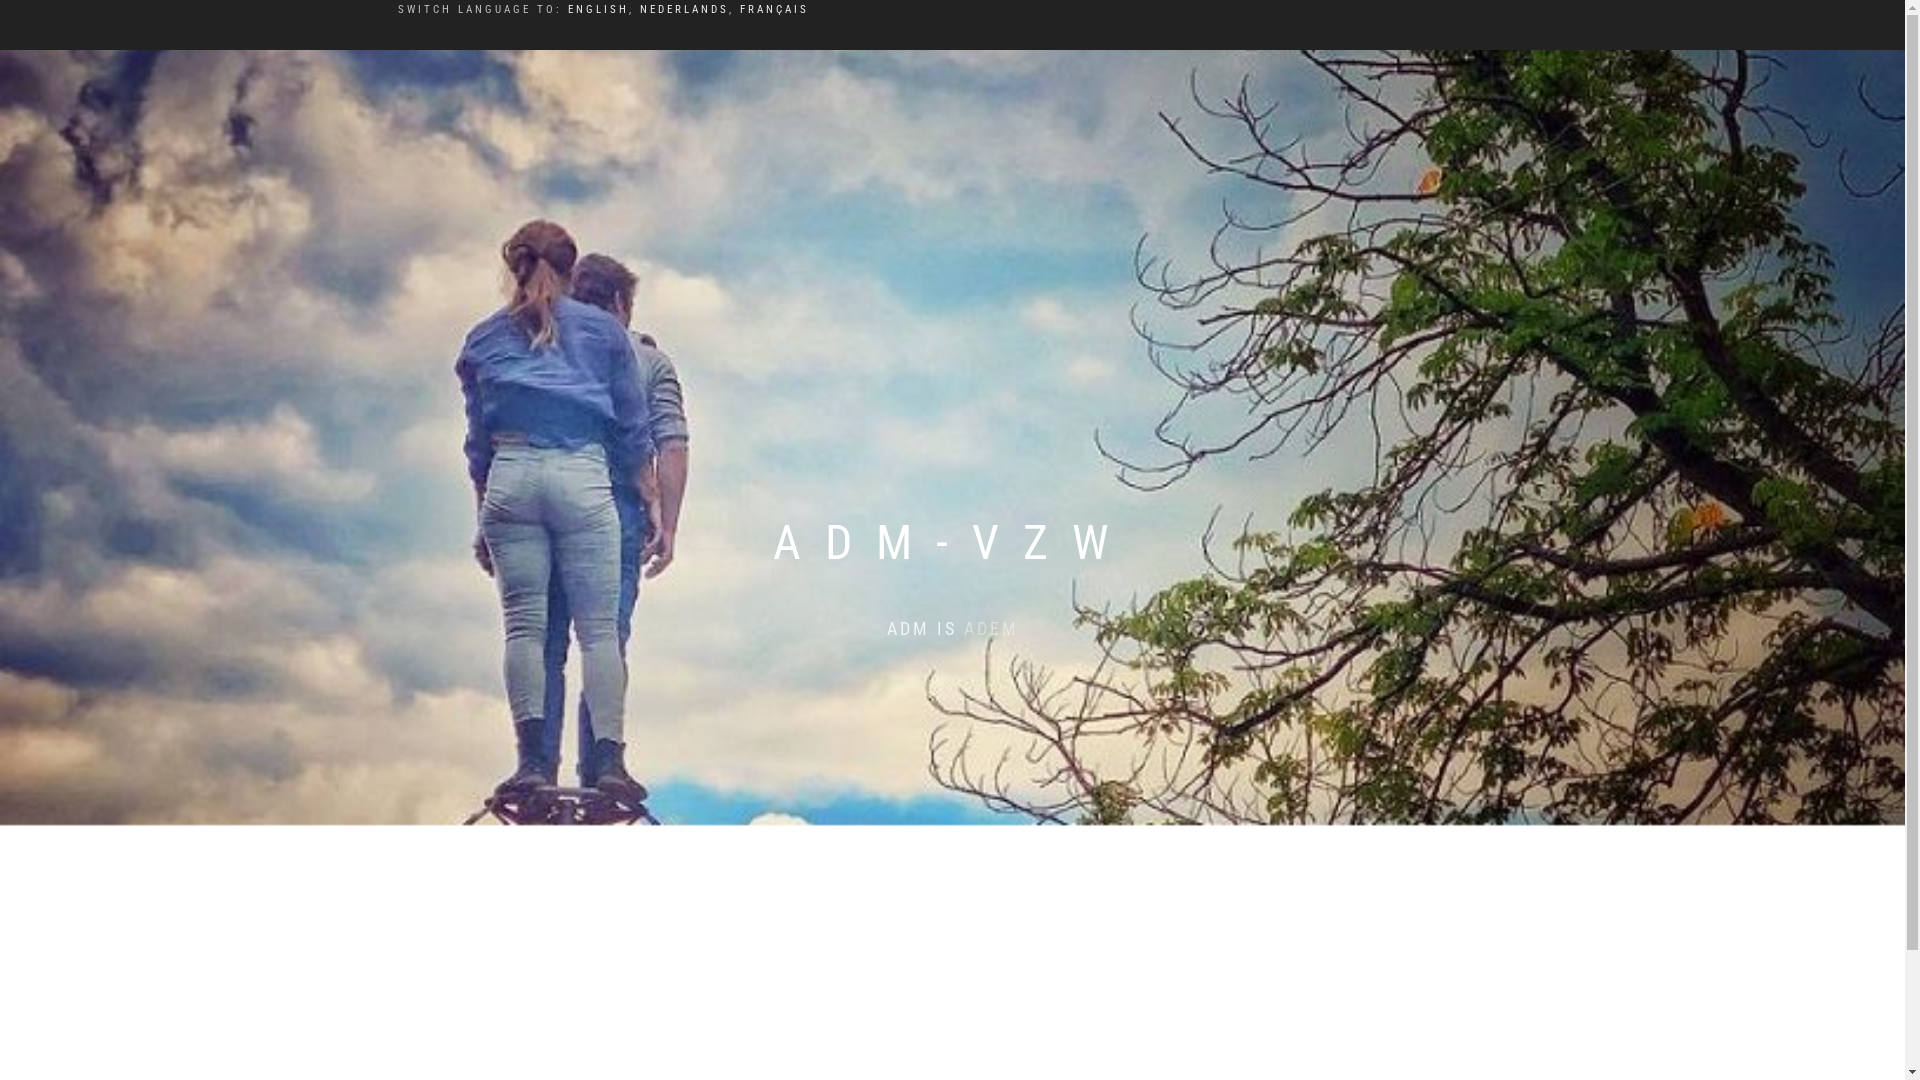  I want to click on 'NEDERLANDS', so click(684, 9).